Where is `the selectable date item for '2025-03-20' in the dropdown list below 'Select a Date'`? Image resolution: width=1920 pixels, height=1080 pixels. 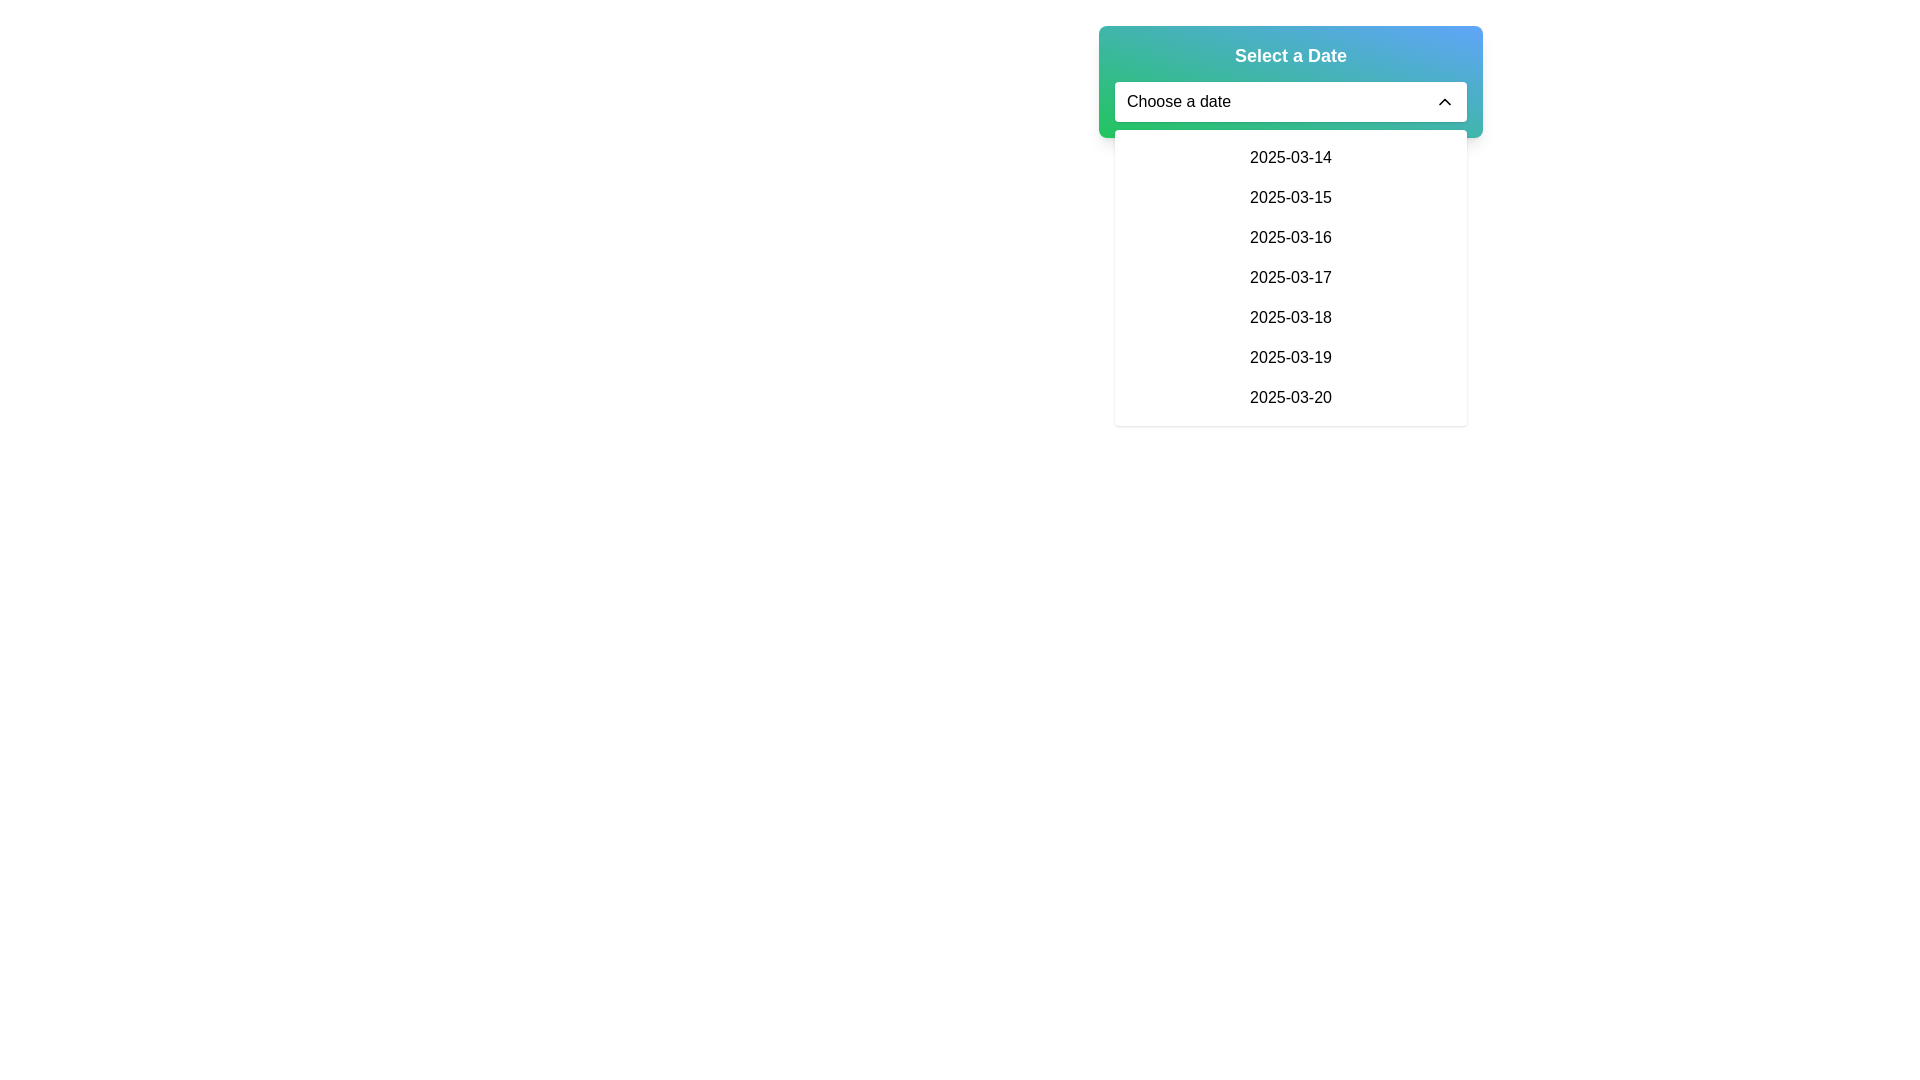
the selectable date item for '2025-03-20' in the dropdown list below 'Select a Date' is located at coordinates (1291, 397).